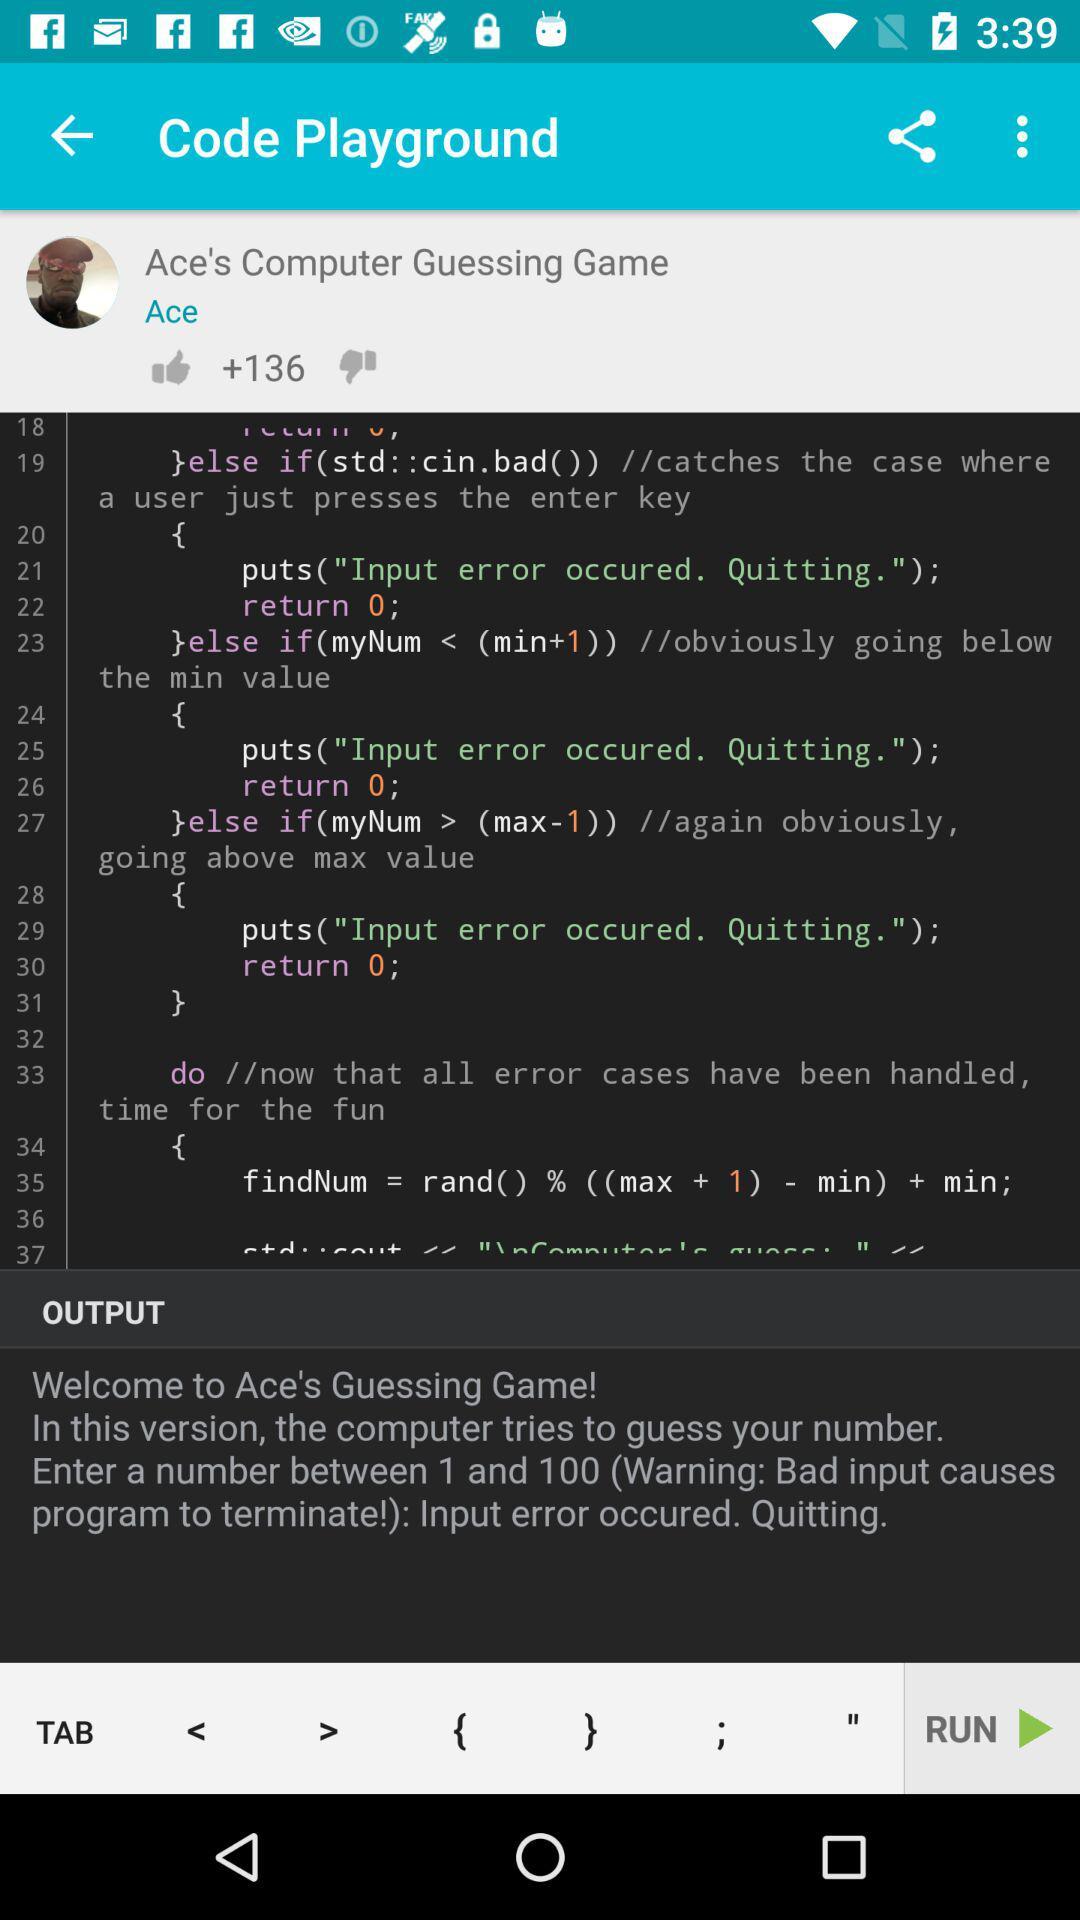 The width and height of the screenshot is (1080, 1920). What do you see at coordinates (169, 366) in the screenshot?
I see `the thumbs_up icon` at bounding box center [169, 366].